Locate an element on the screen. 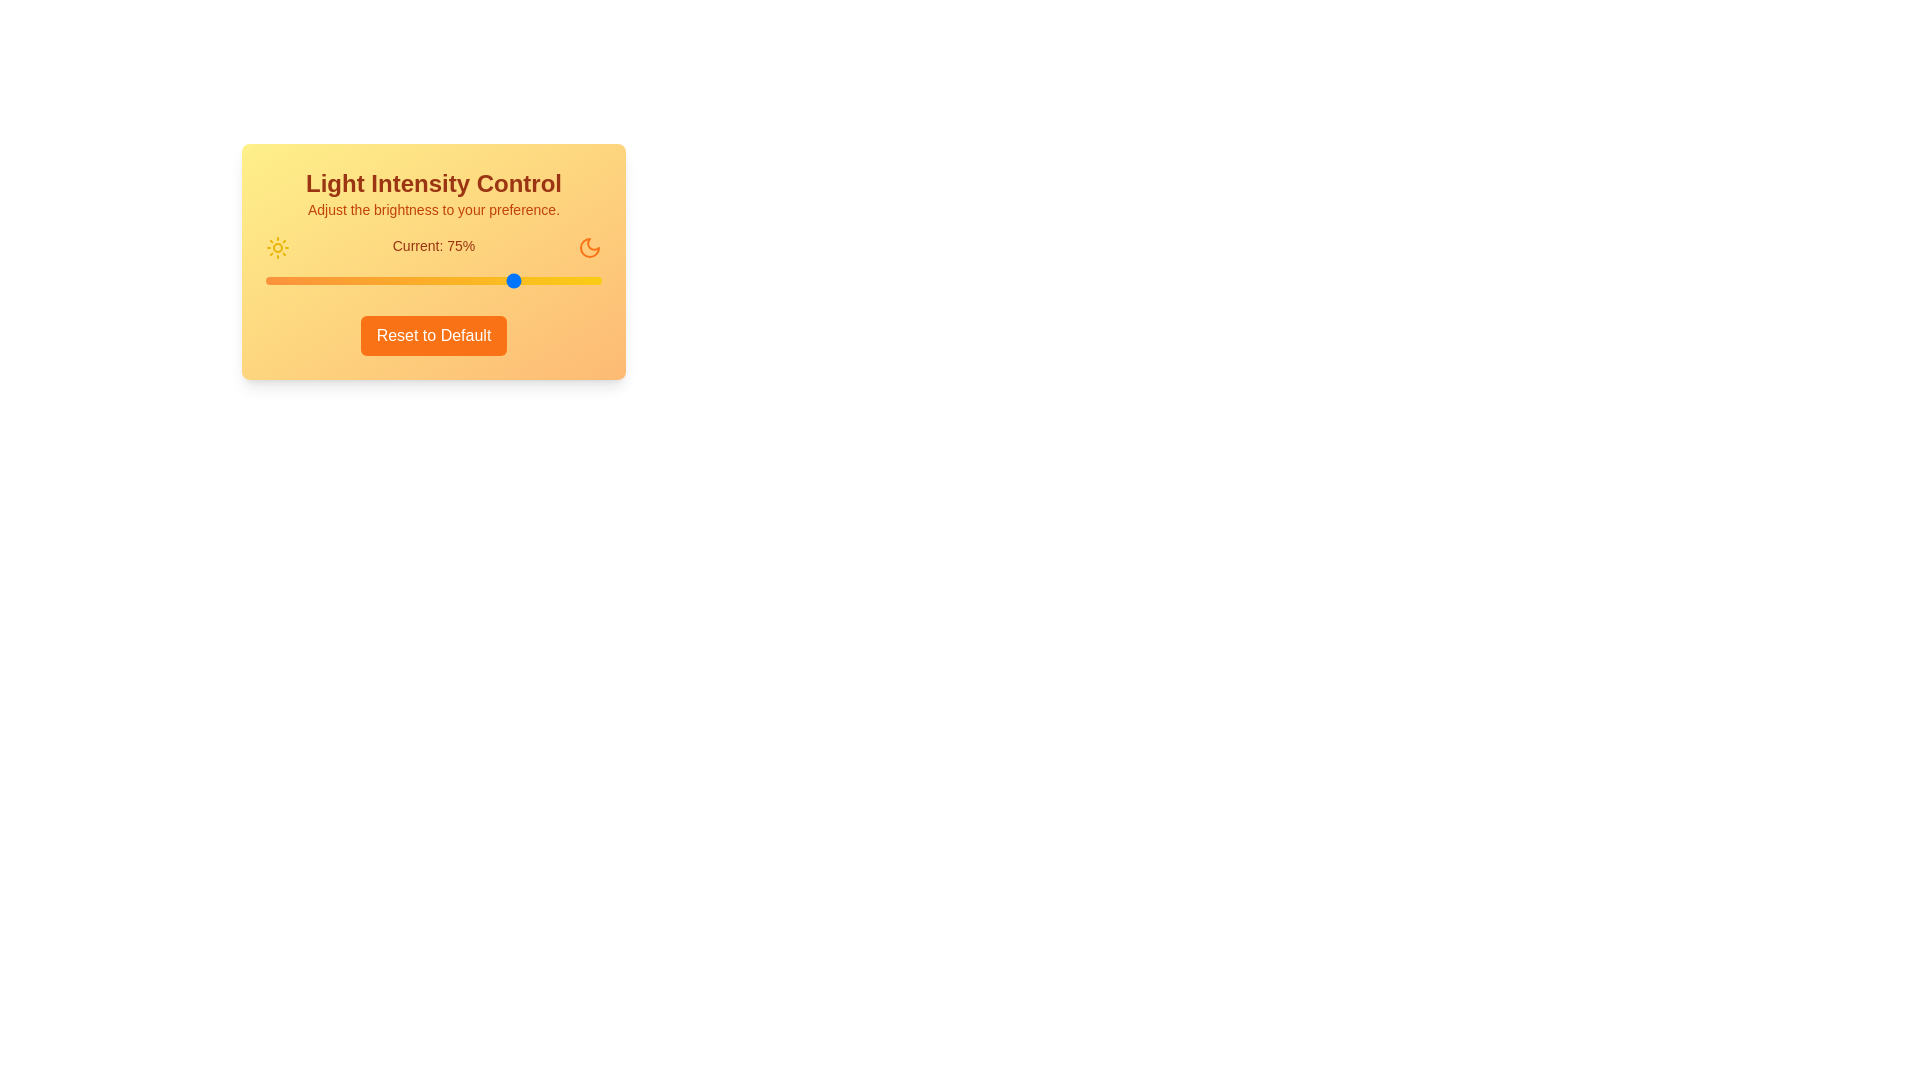  the light intensity to 74% by interacting with the slider is located at coordinates (514, 281).